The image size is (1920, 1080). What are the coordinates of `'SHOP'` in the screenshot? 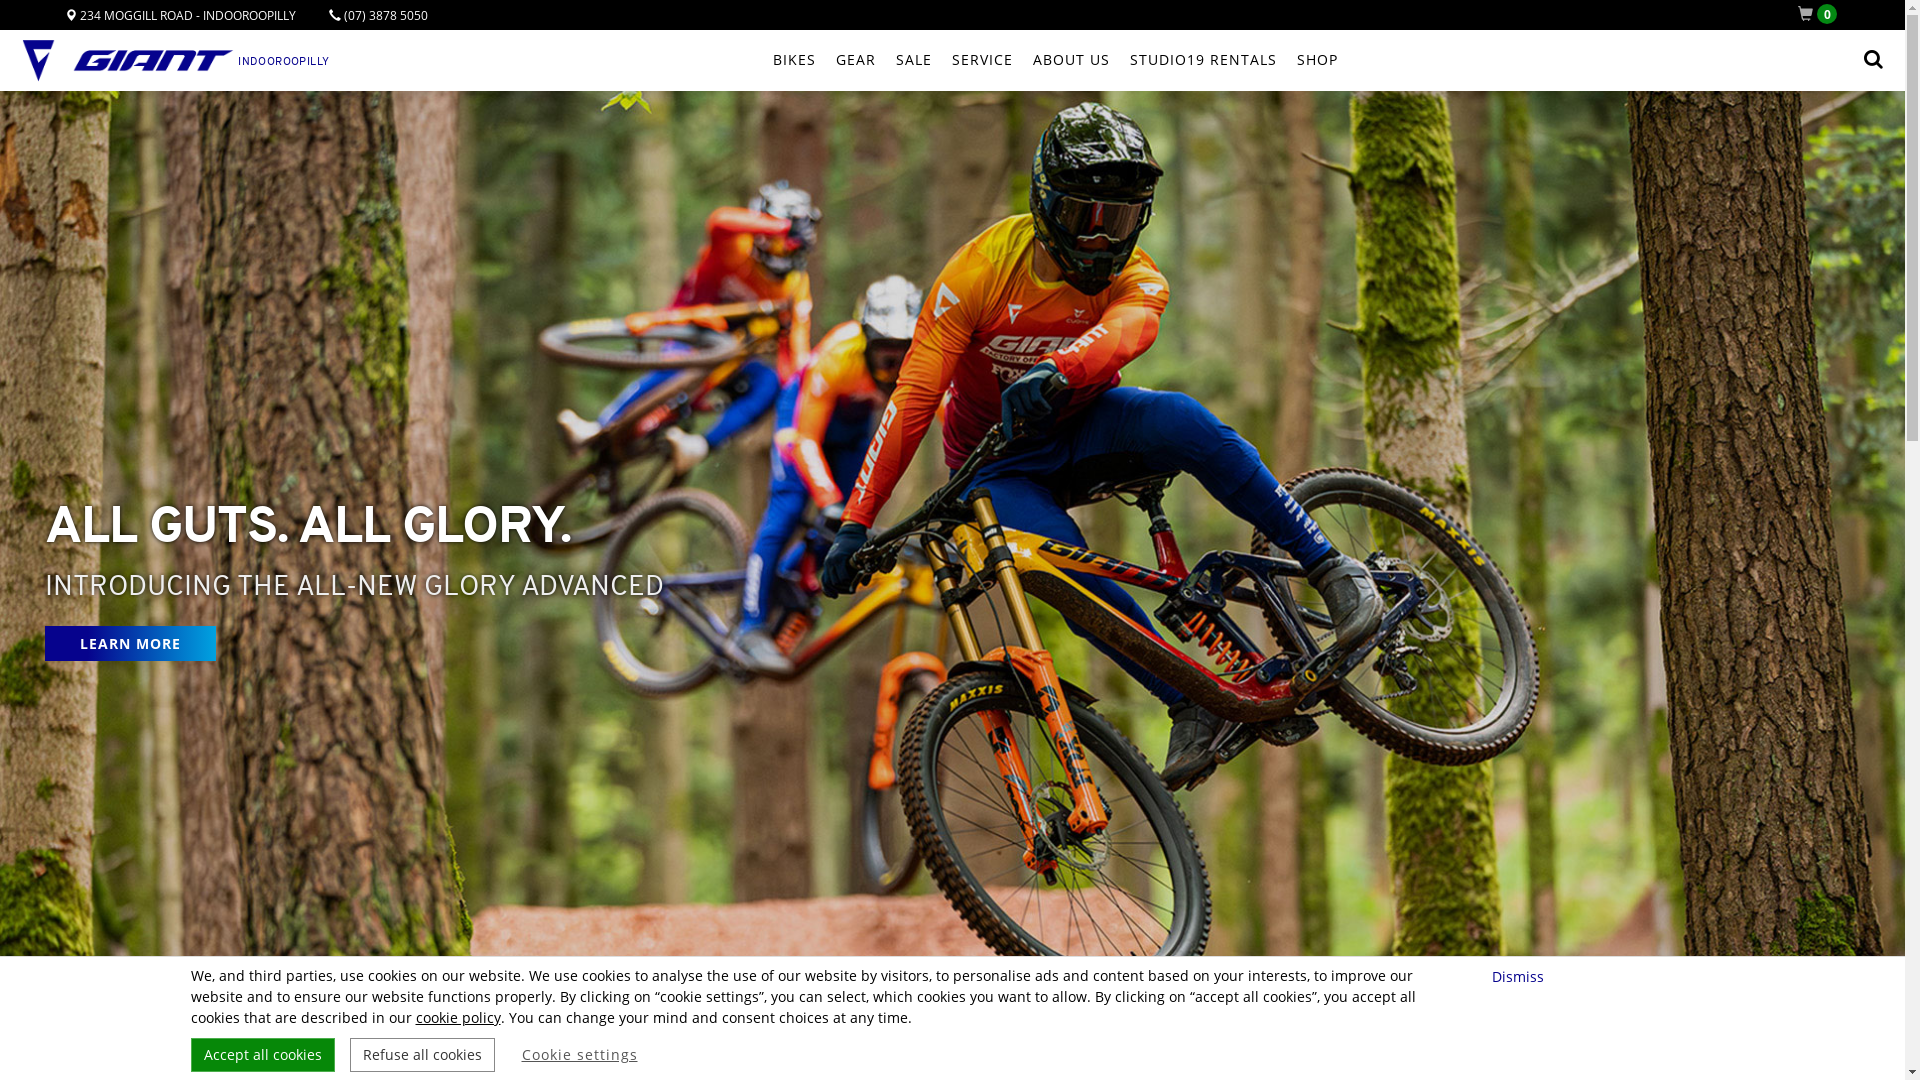 It's located at (1316, 59).